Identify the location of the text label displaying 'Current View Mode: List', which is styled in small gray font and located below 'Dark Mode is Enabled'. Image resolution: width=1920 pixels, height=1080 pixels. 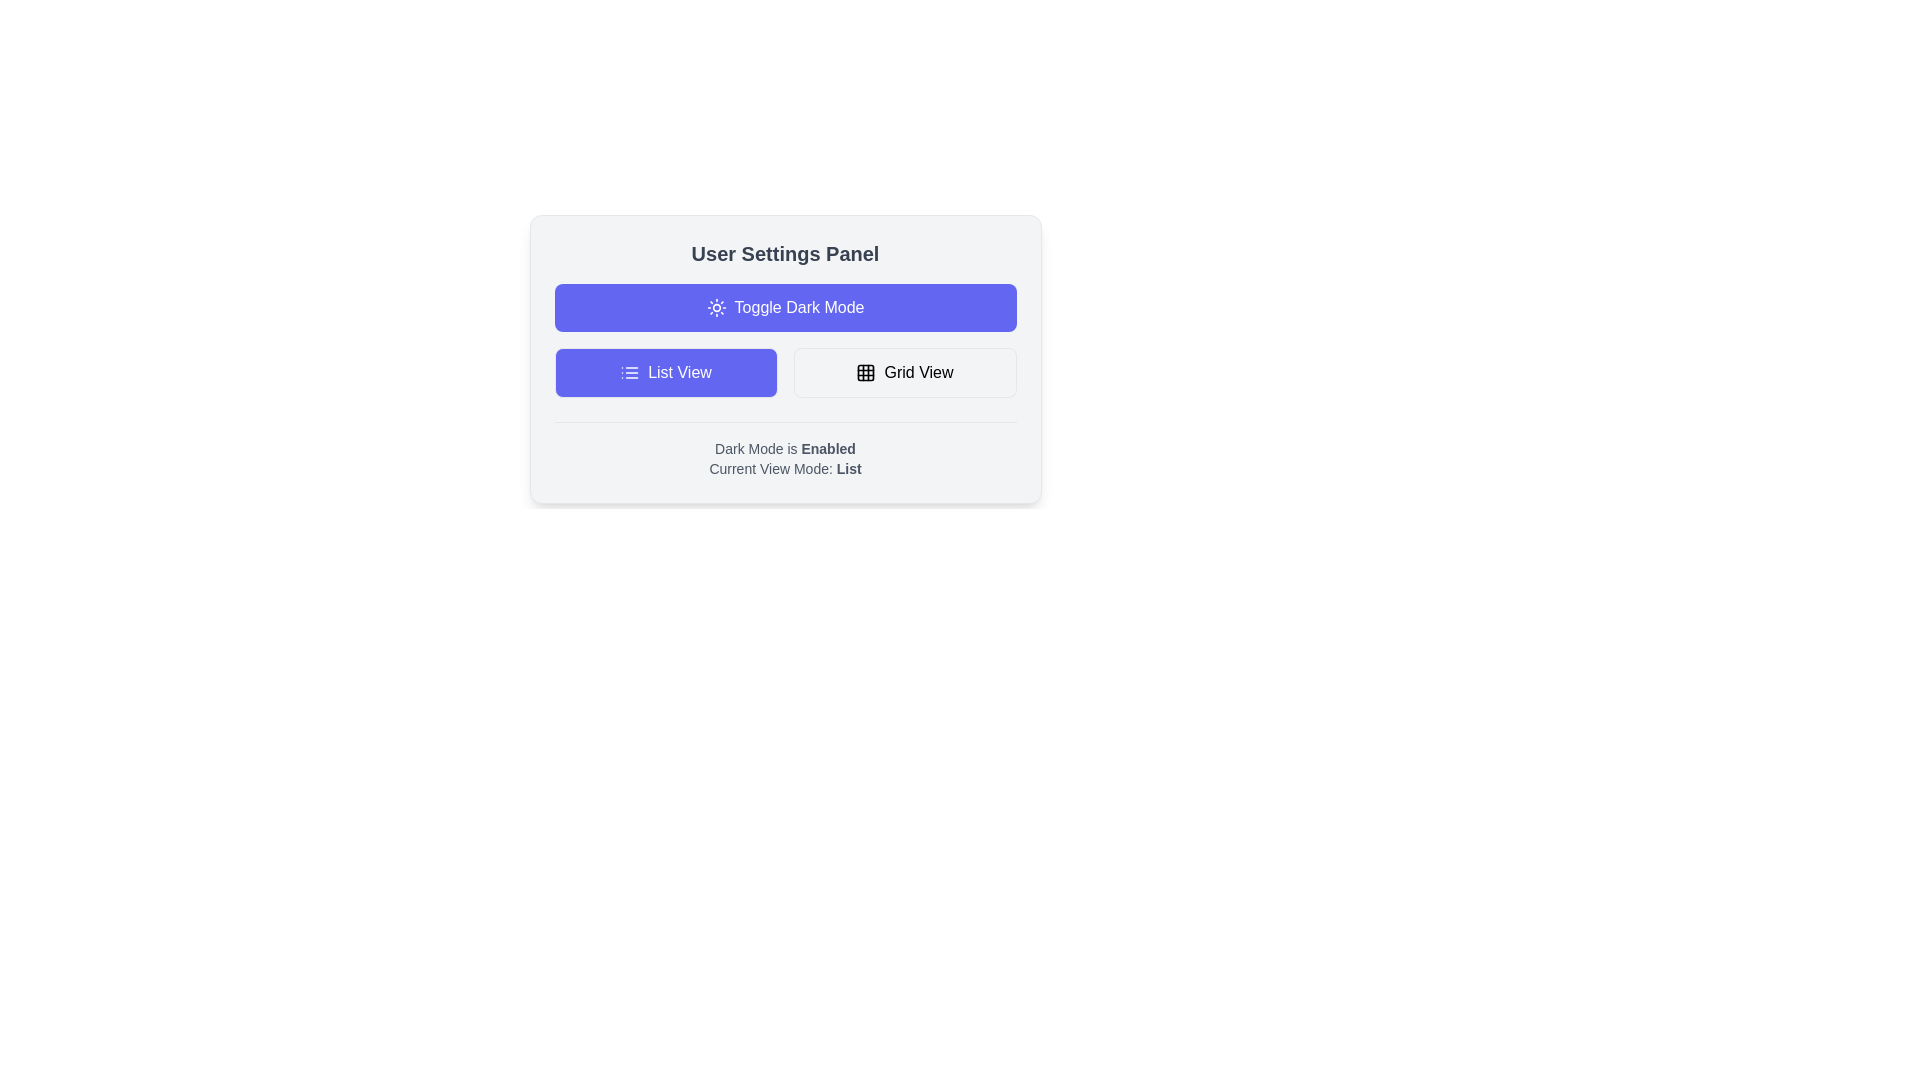
(784, 469).